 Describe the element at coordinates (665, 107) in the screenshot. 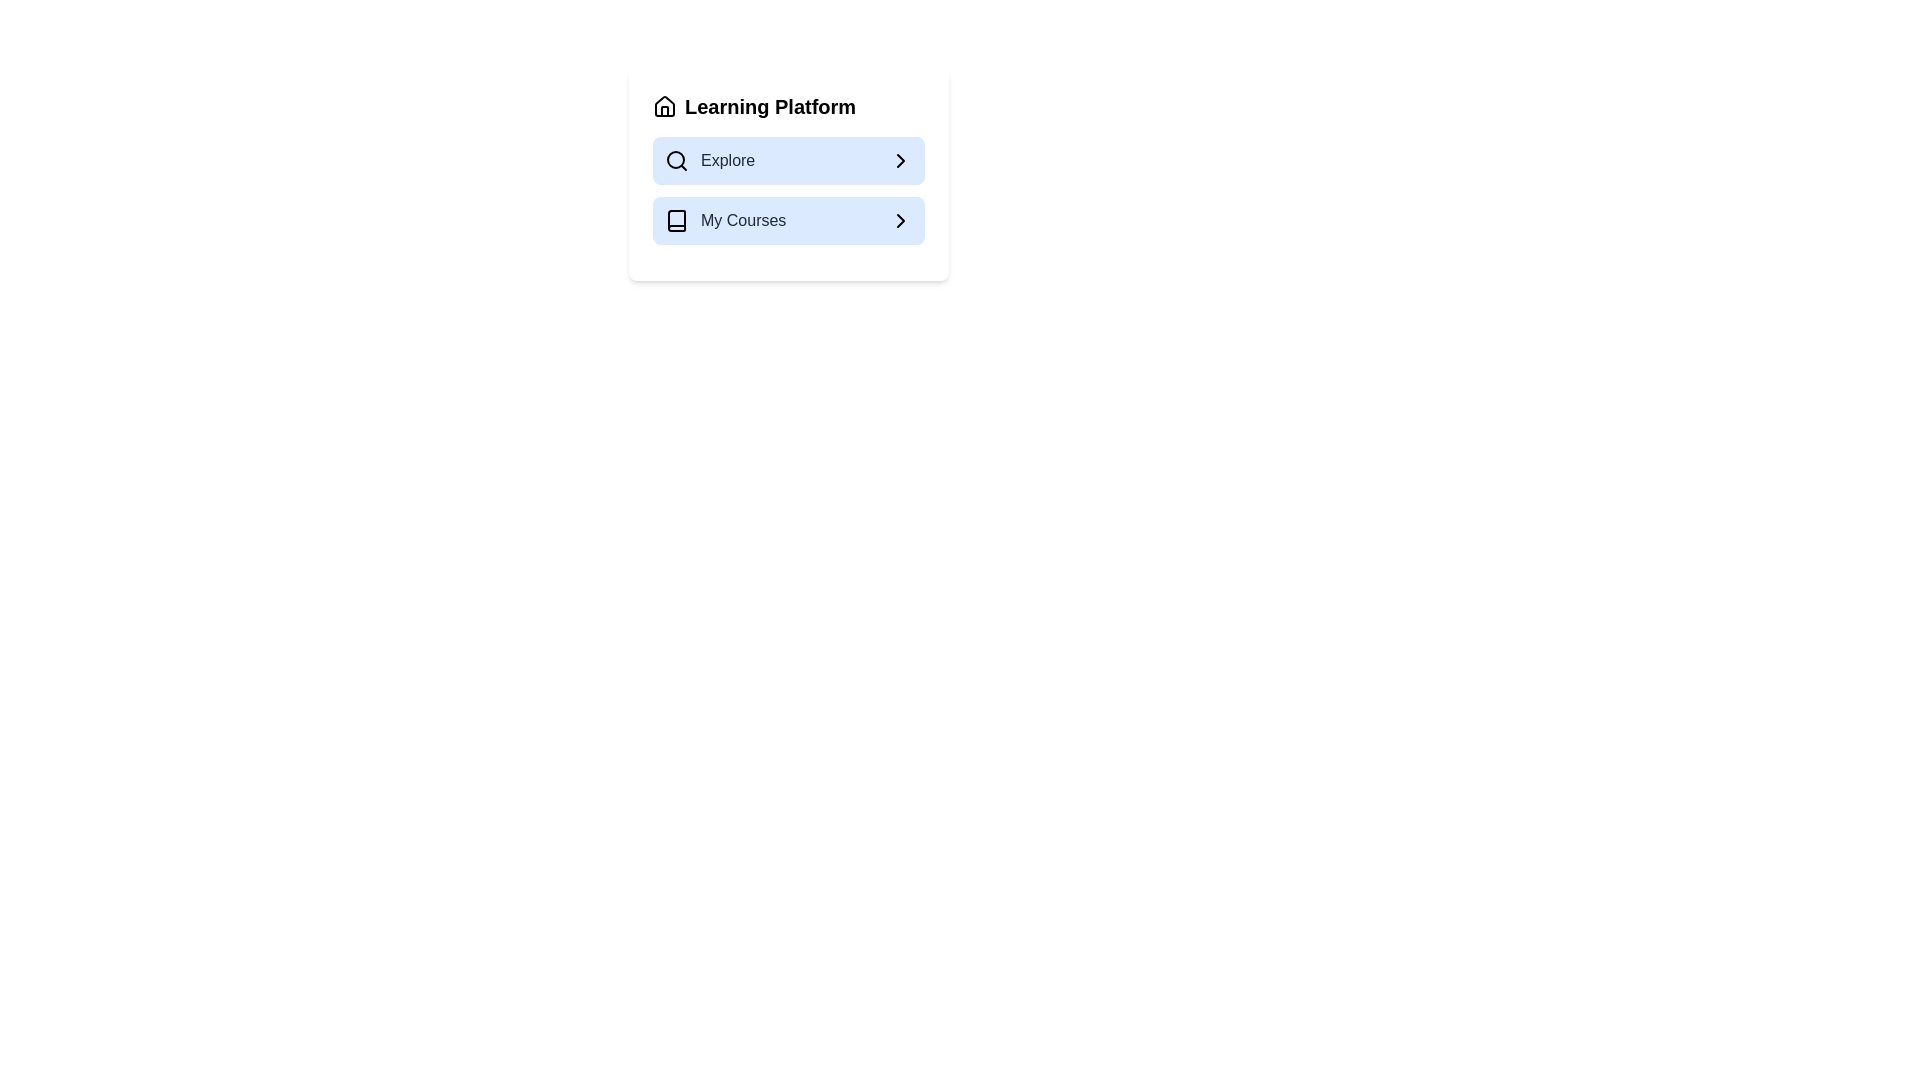

I see `the small black house-shaped icon positioned to the left of the 'Learning Platform' text in the upper section of the interface` at that location.